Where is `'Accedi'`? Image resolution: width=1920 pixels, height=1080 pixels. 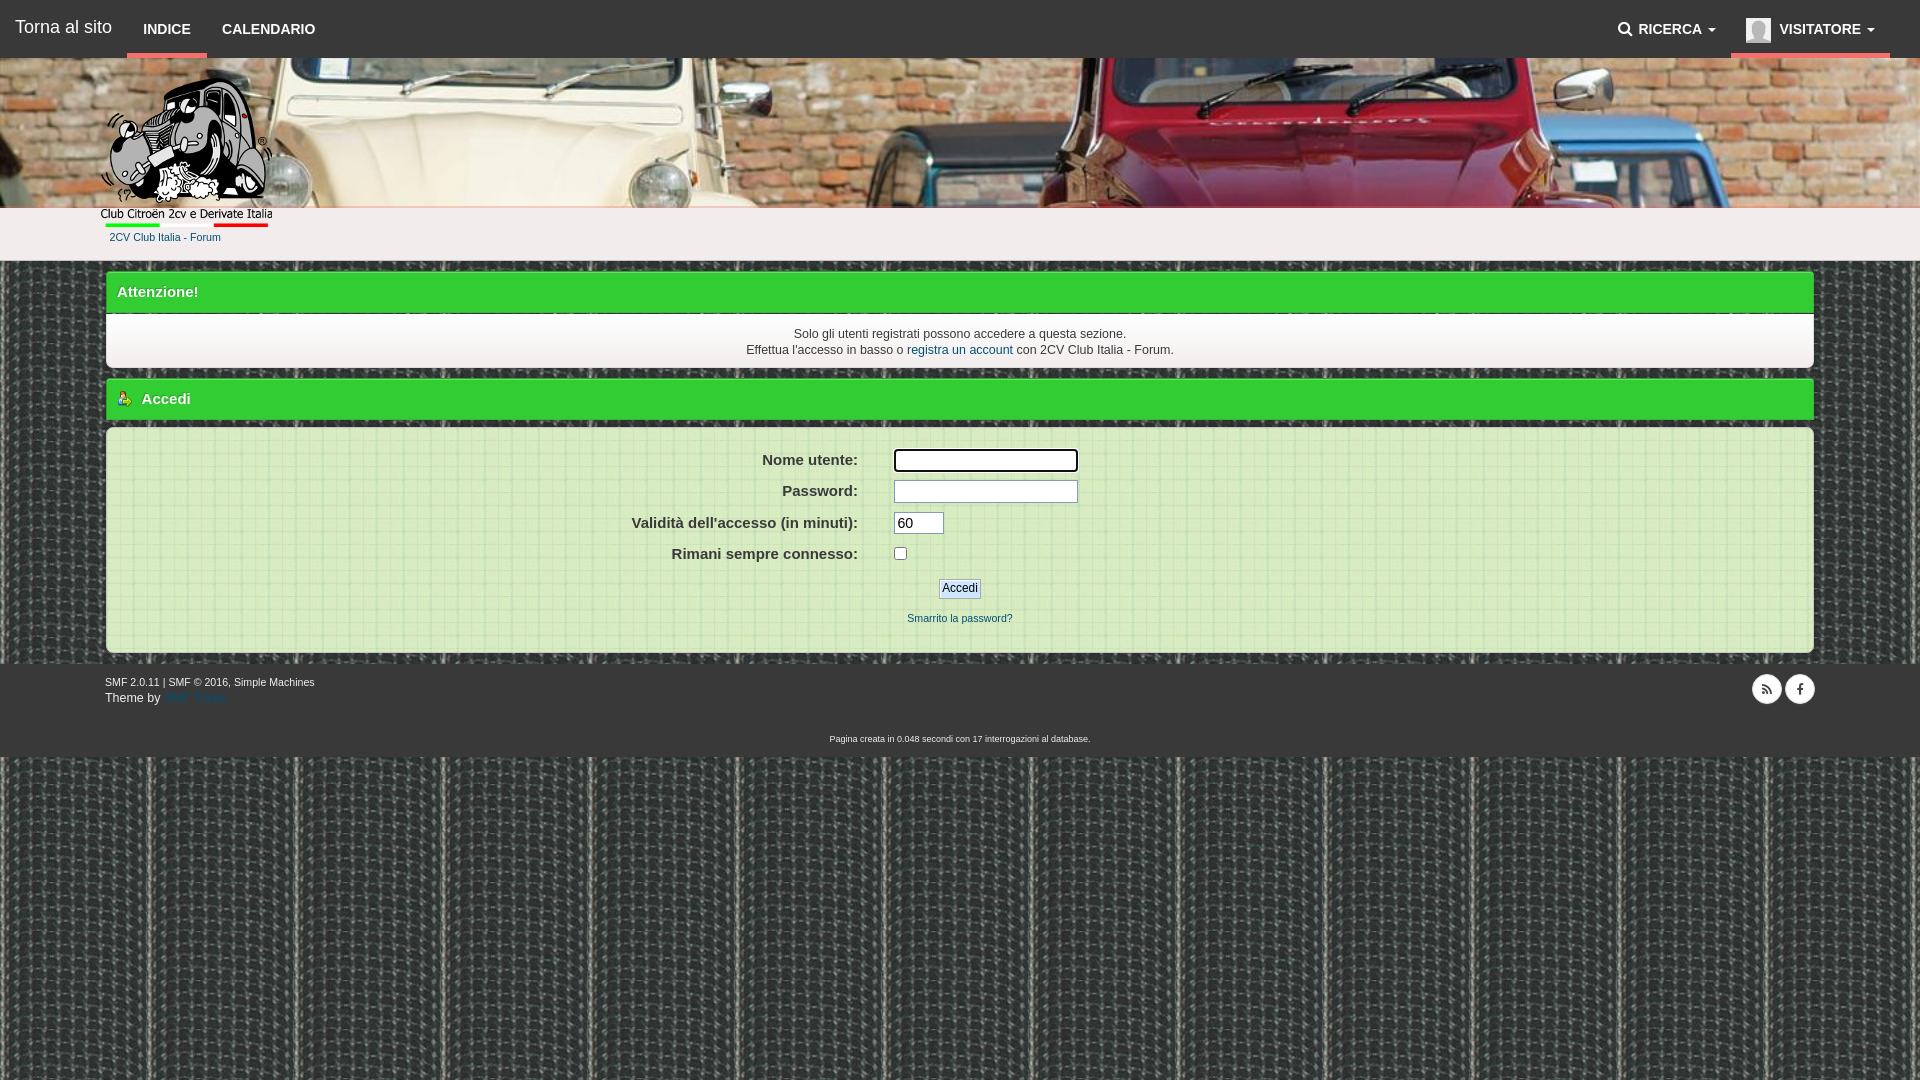 'Accedi' is located at coordinates (960, 588).